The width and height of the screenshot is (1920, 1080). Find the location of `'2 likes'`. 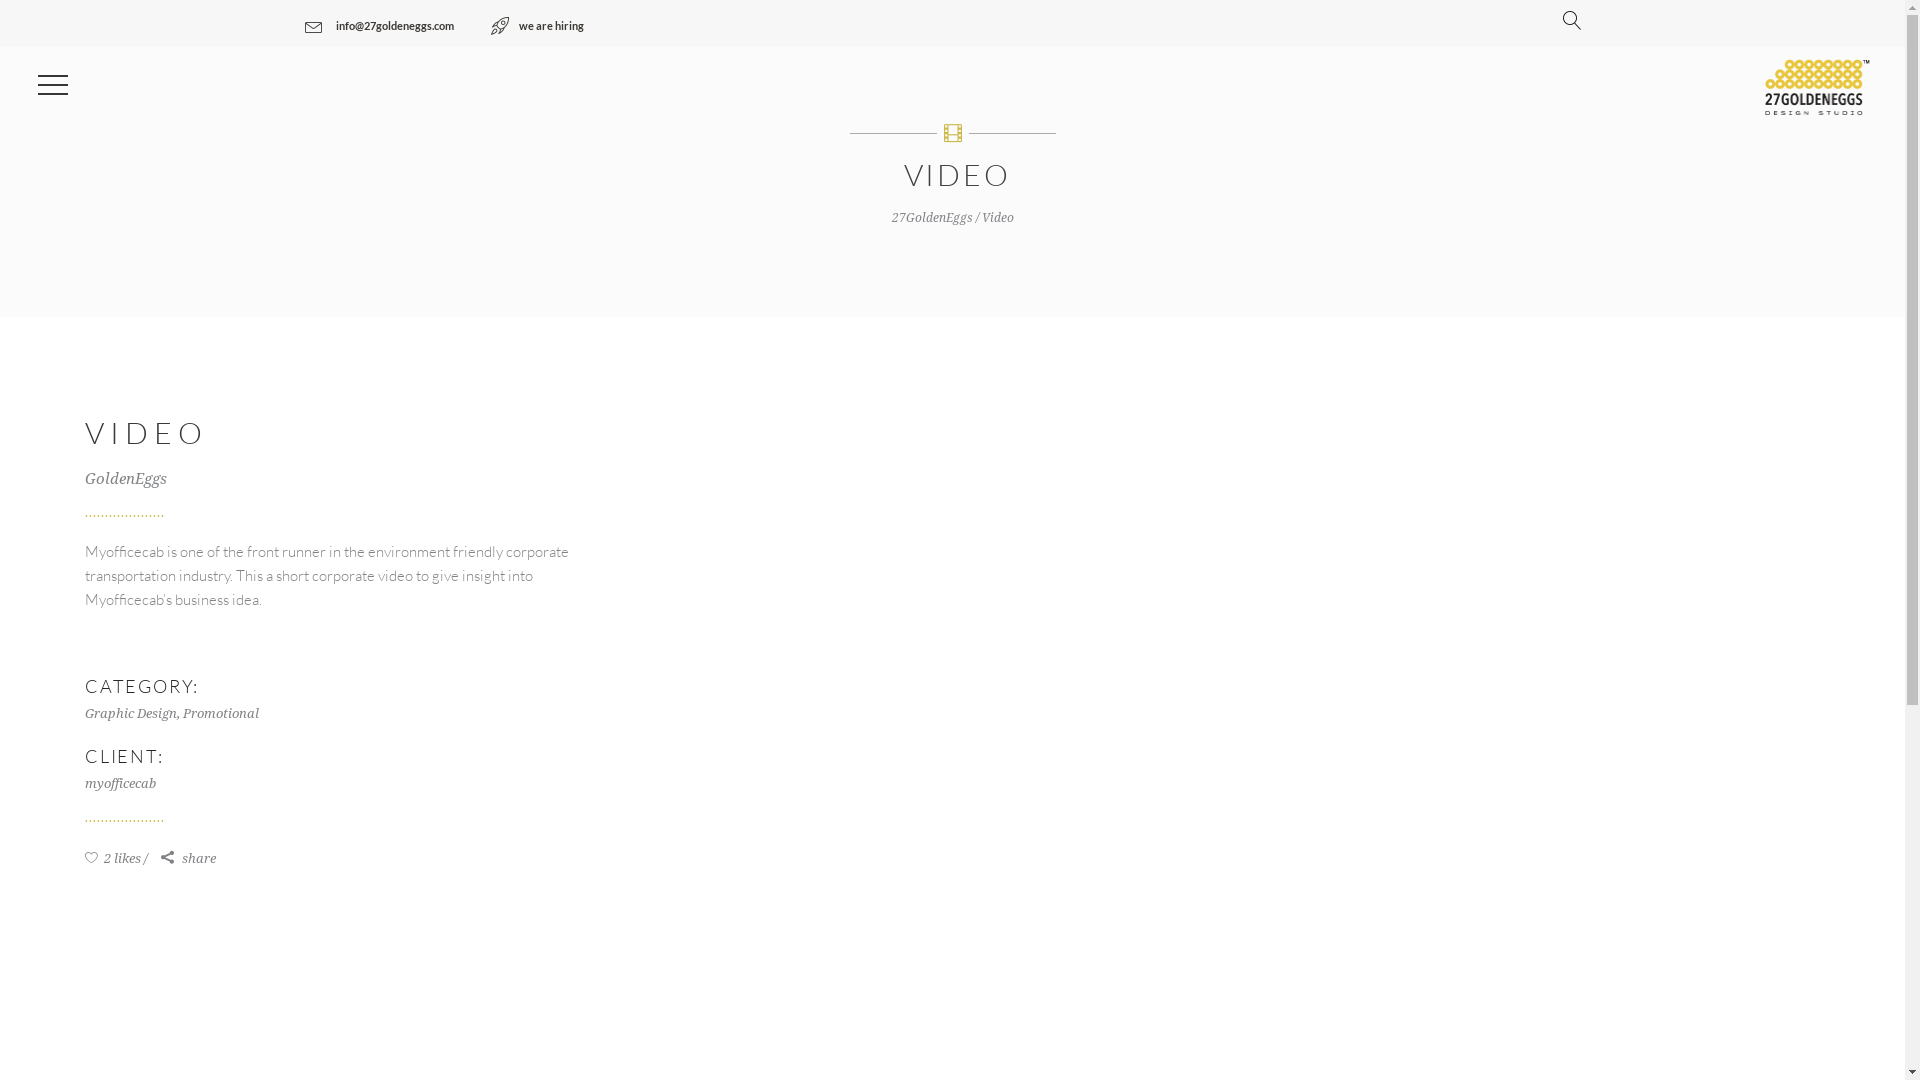

'2 likes' is located at coordinates (115, 857).